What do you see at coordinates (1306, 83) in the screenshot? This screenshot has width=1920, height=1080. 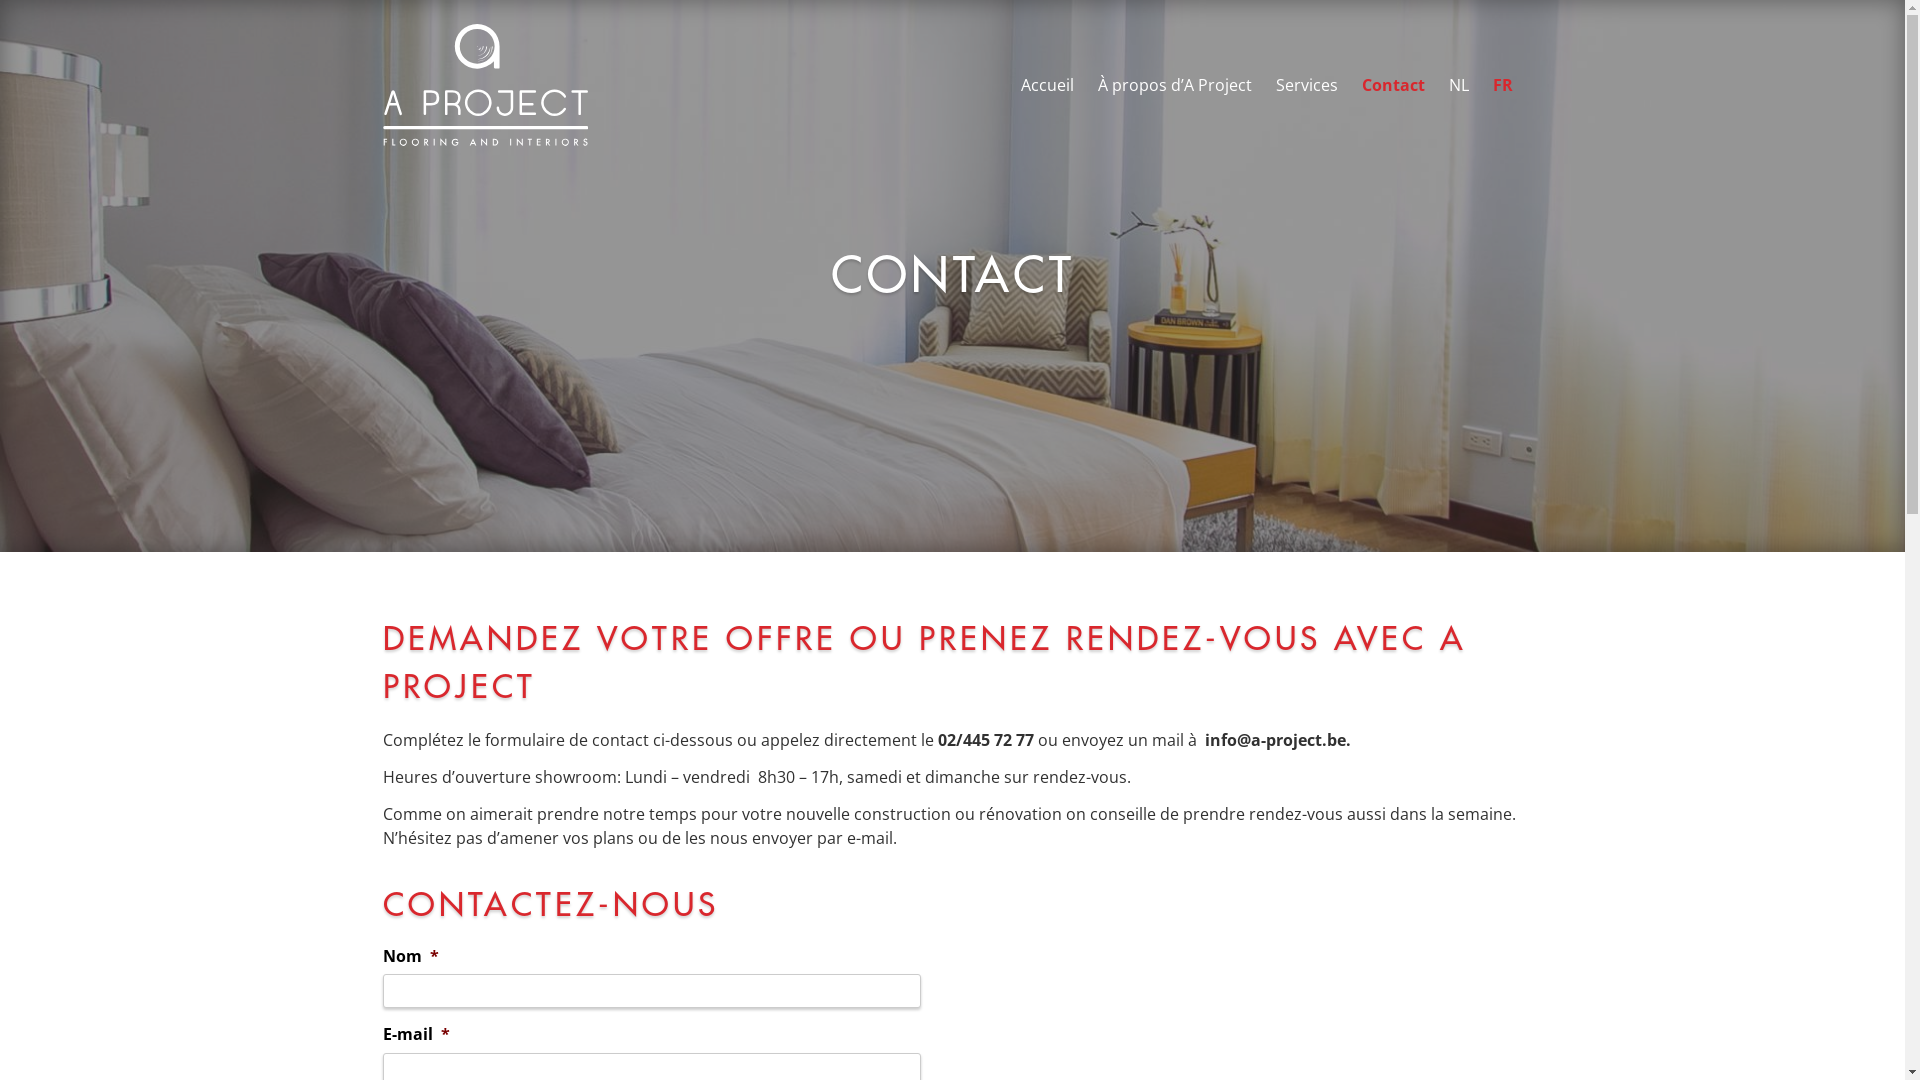 I see `'Services'` at bounding box center [1306, 83].